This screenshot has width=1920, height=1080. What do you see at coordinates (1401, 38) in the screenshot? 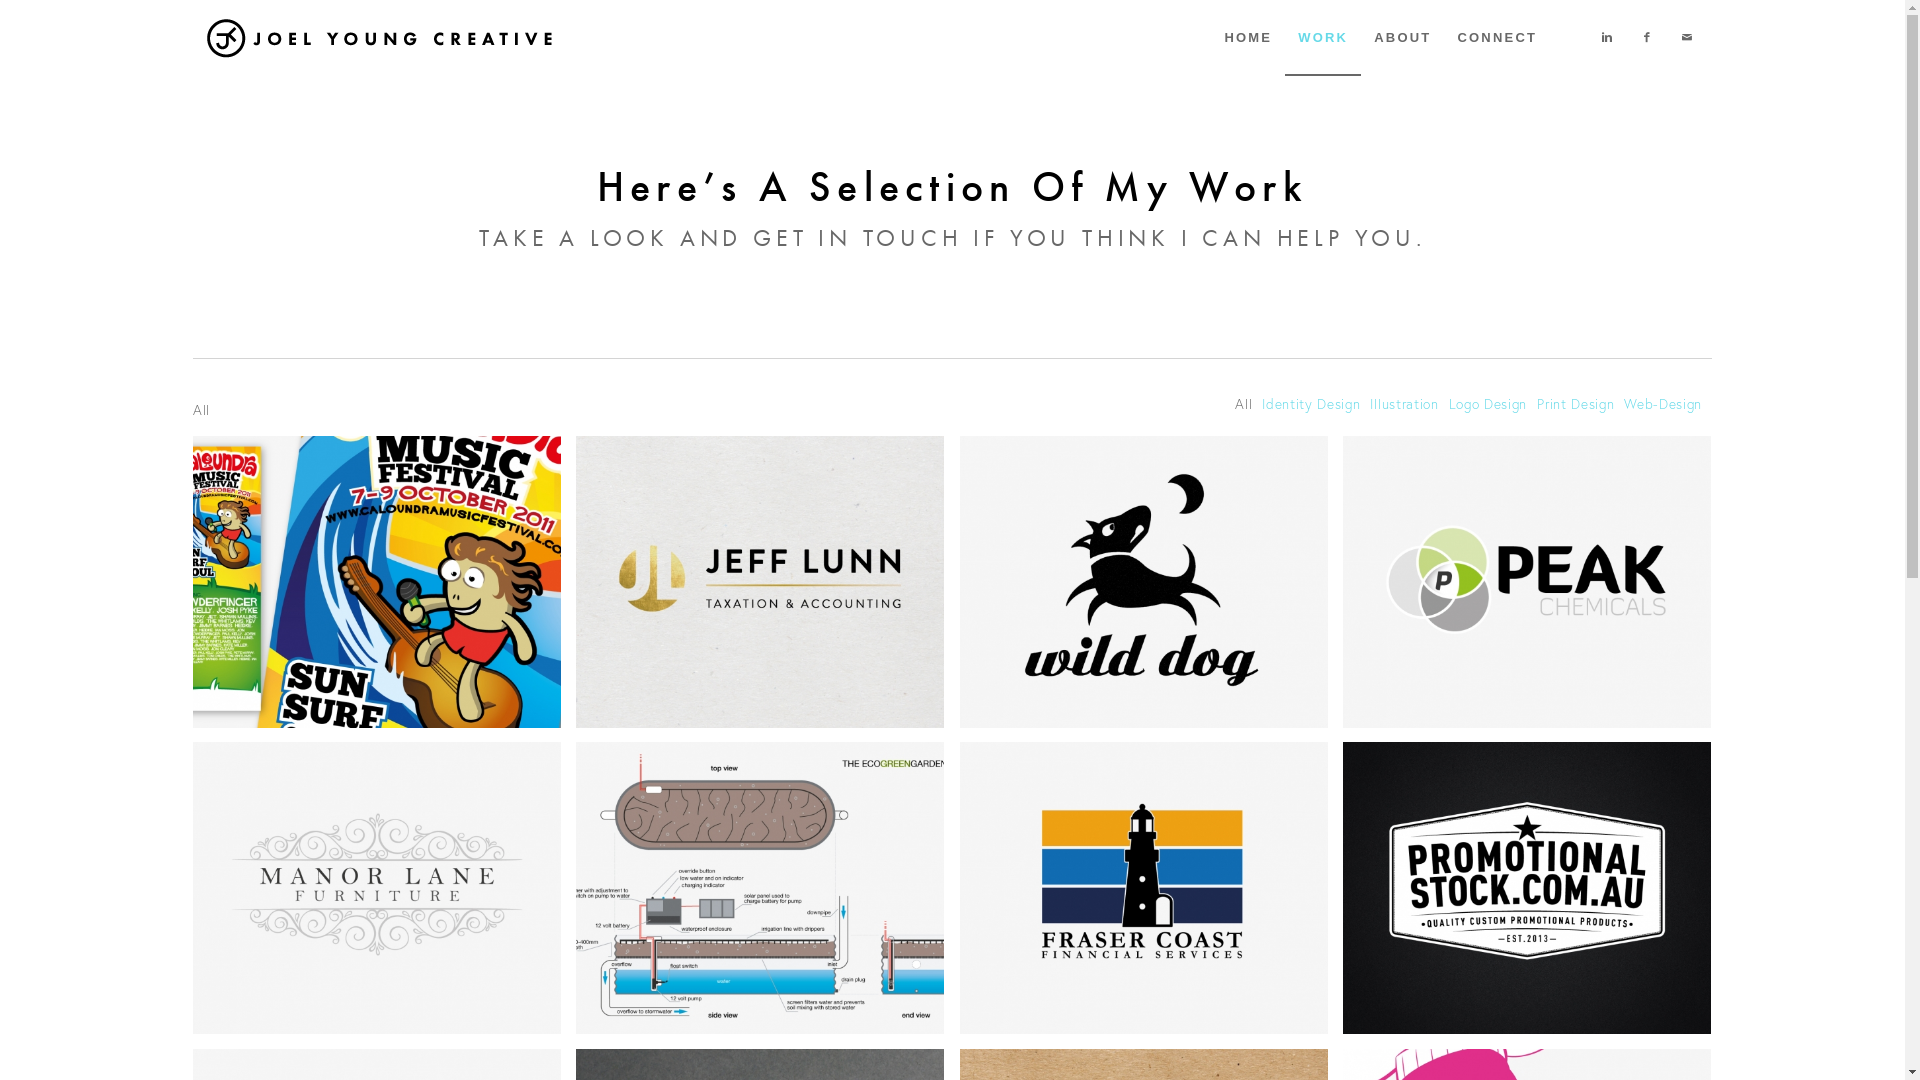
I see `'ABOUT'` at bounding box center [1401, 38].